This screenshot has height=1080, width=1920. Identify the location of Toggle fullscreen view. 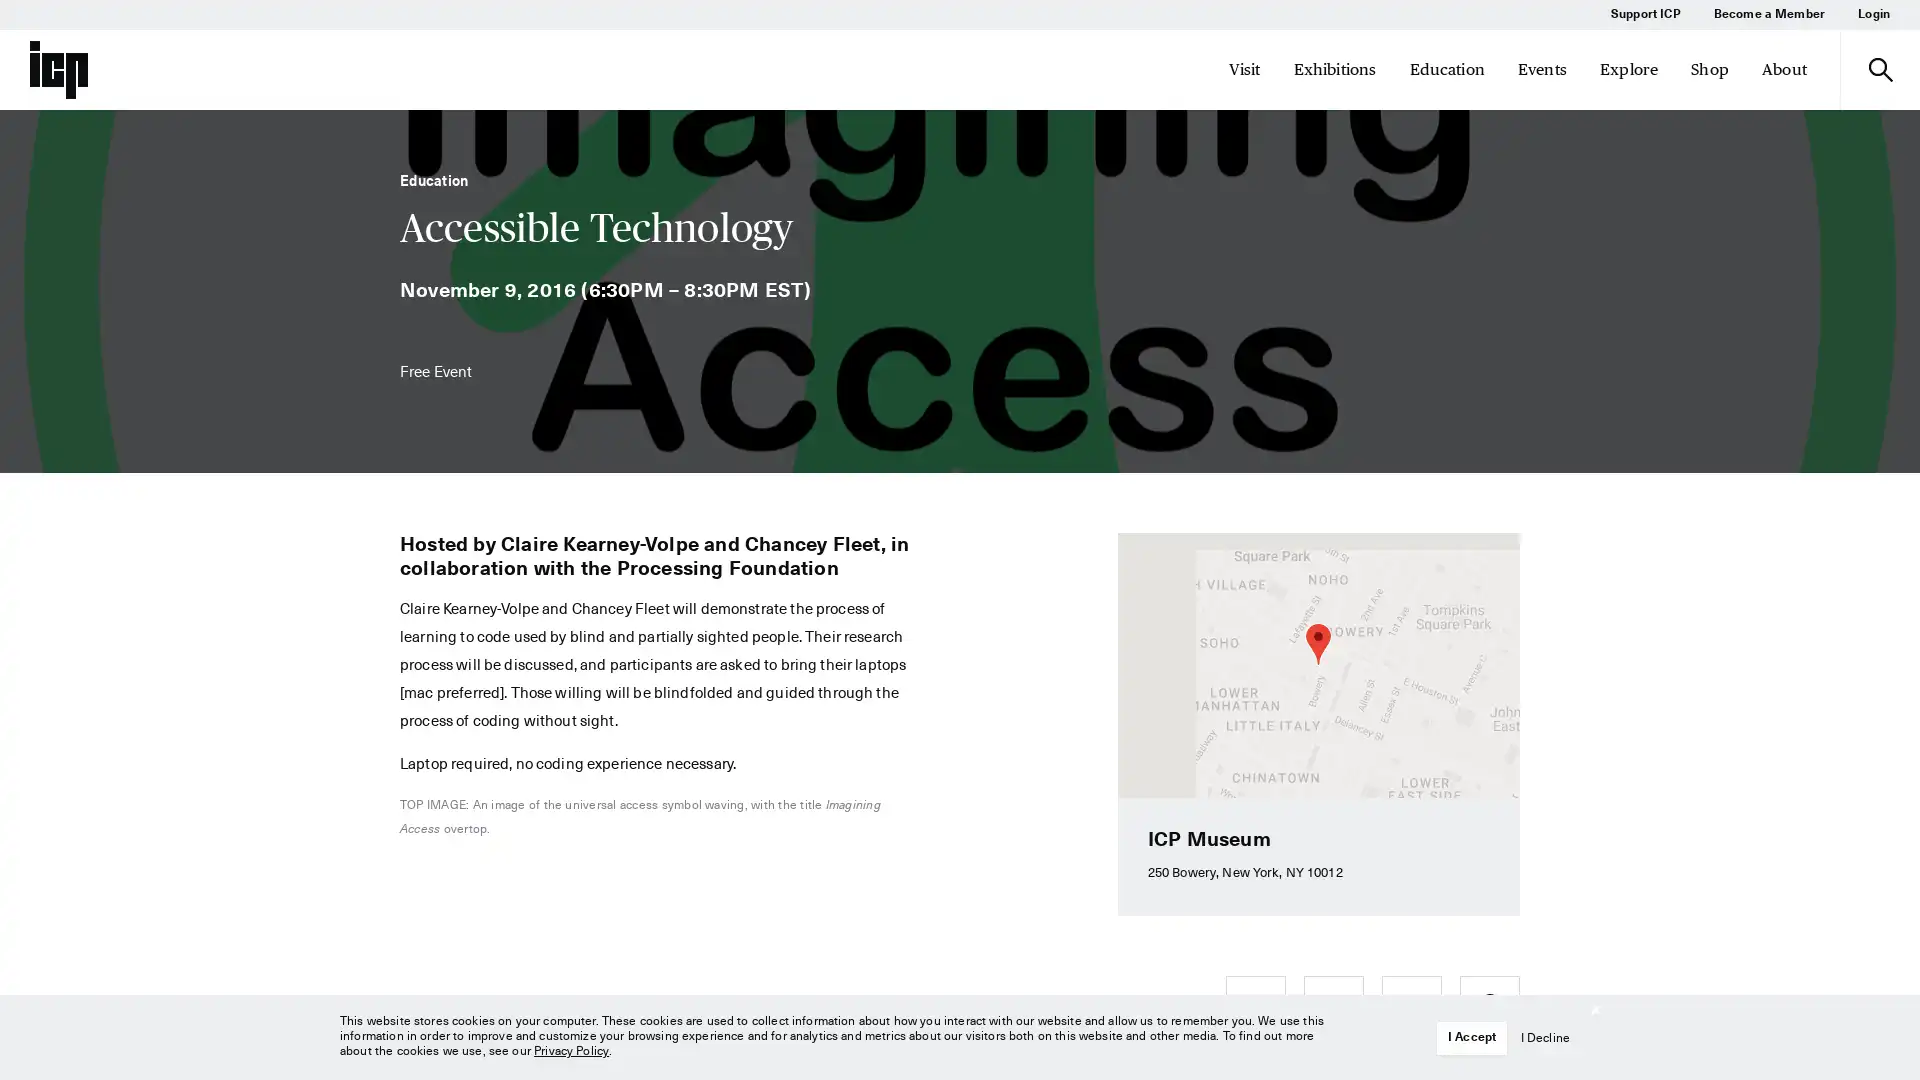
(1488, 563).